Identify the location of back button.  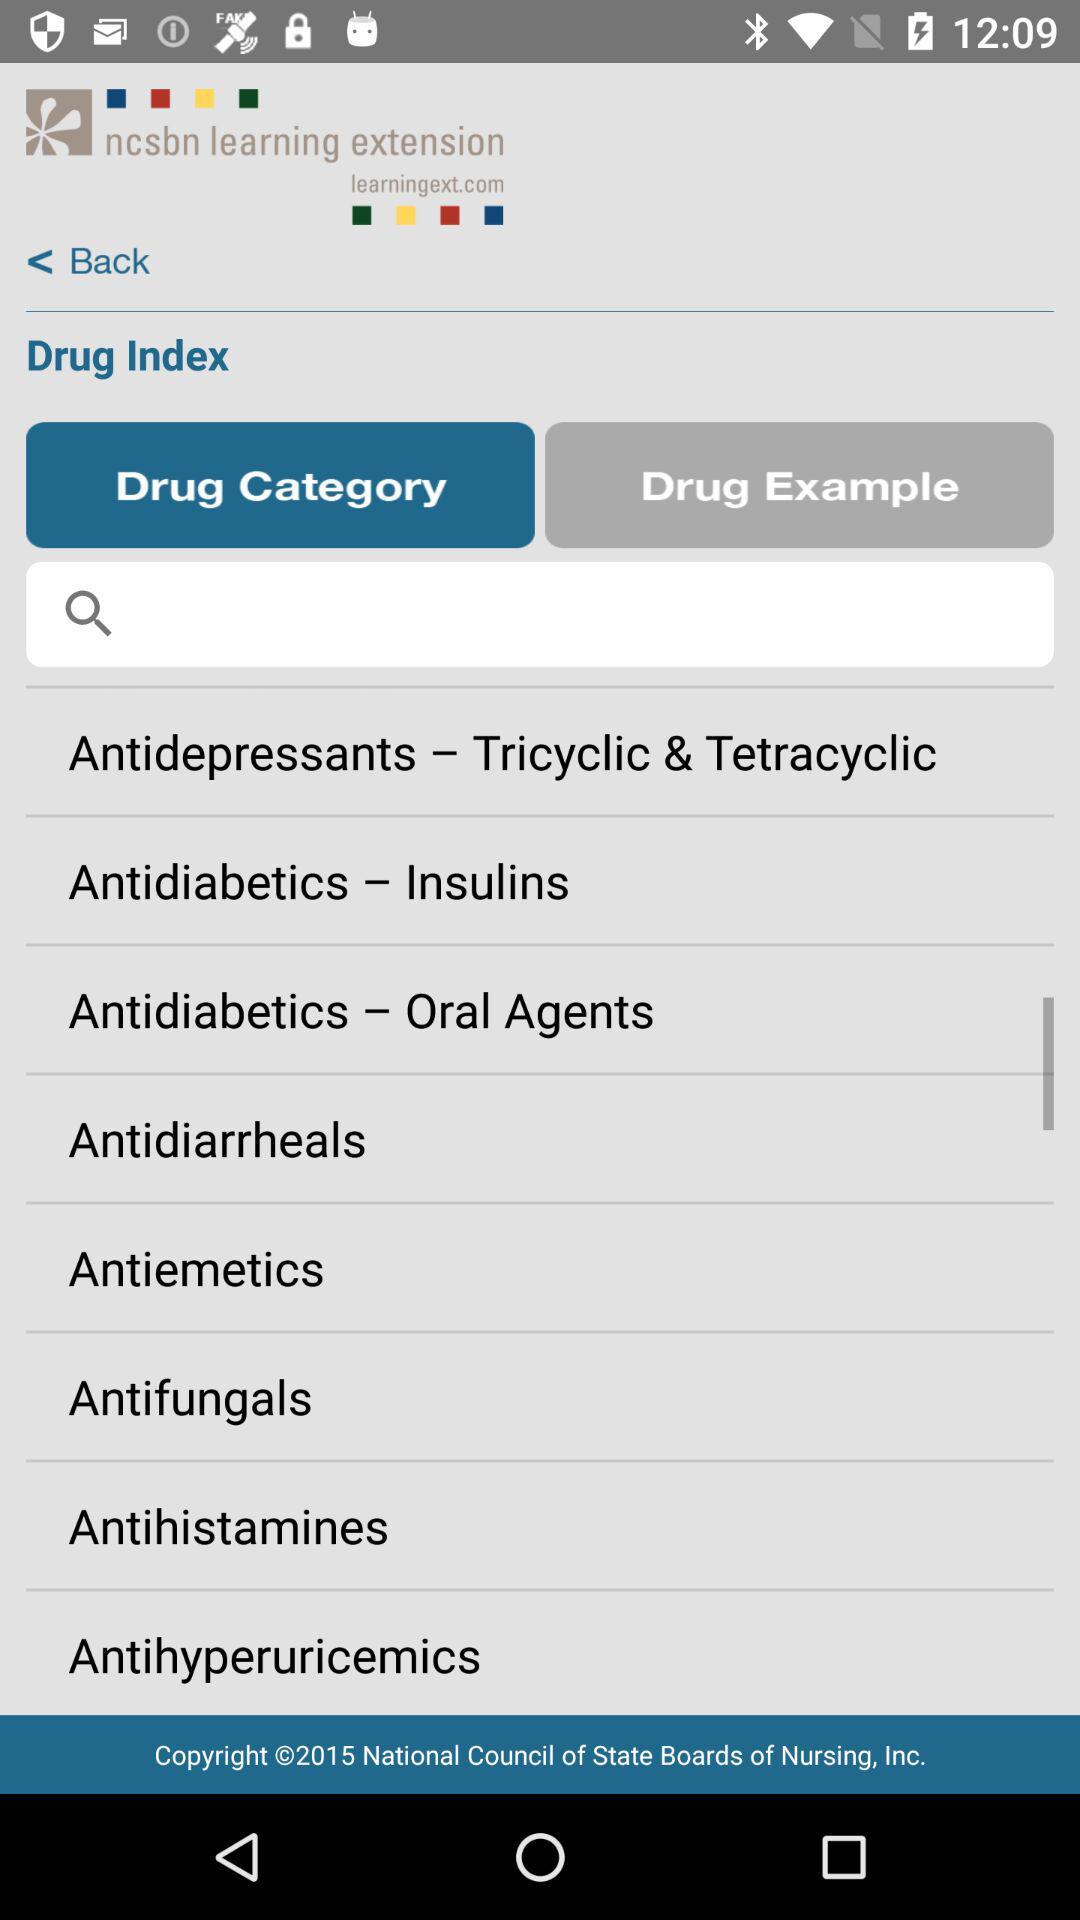
(87, 261).